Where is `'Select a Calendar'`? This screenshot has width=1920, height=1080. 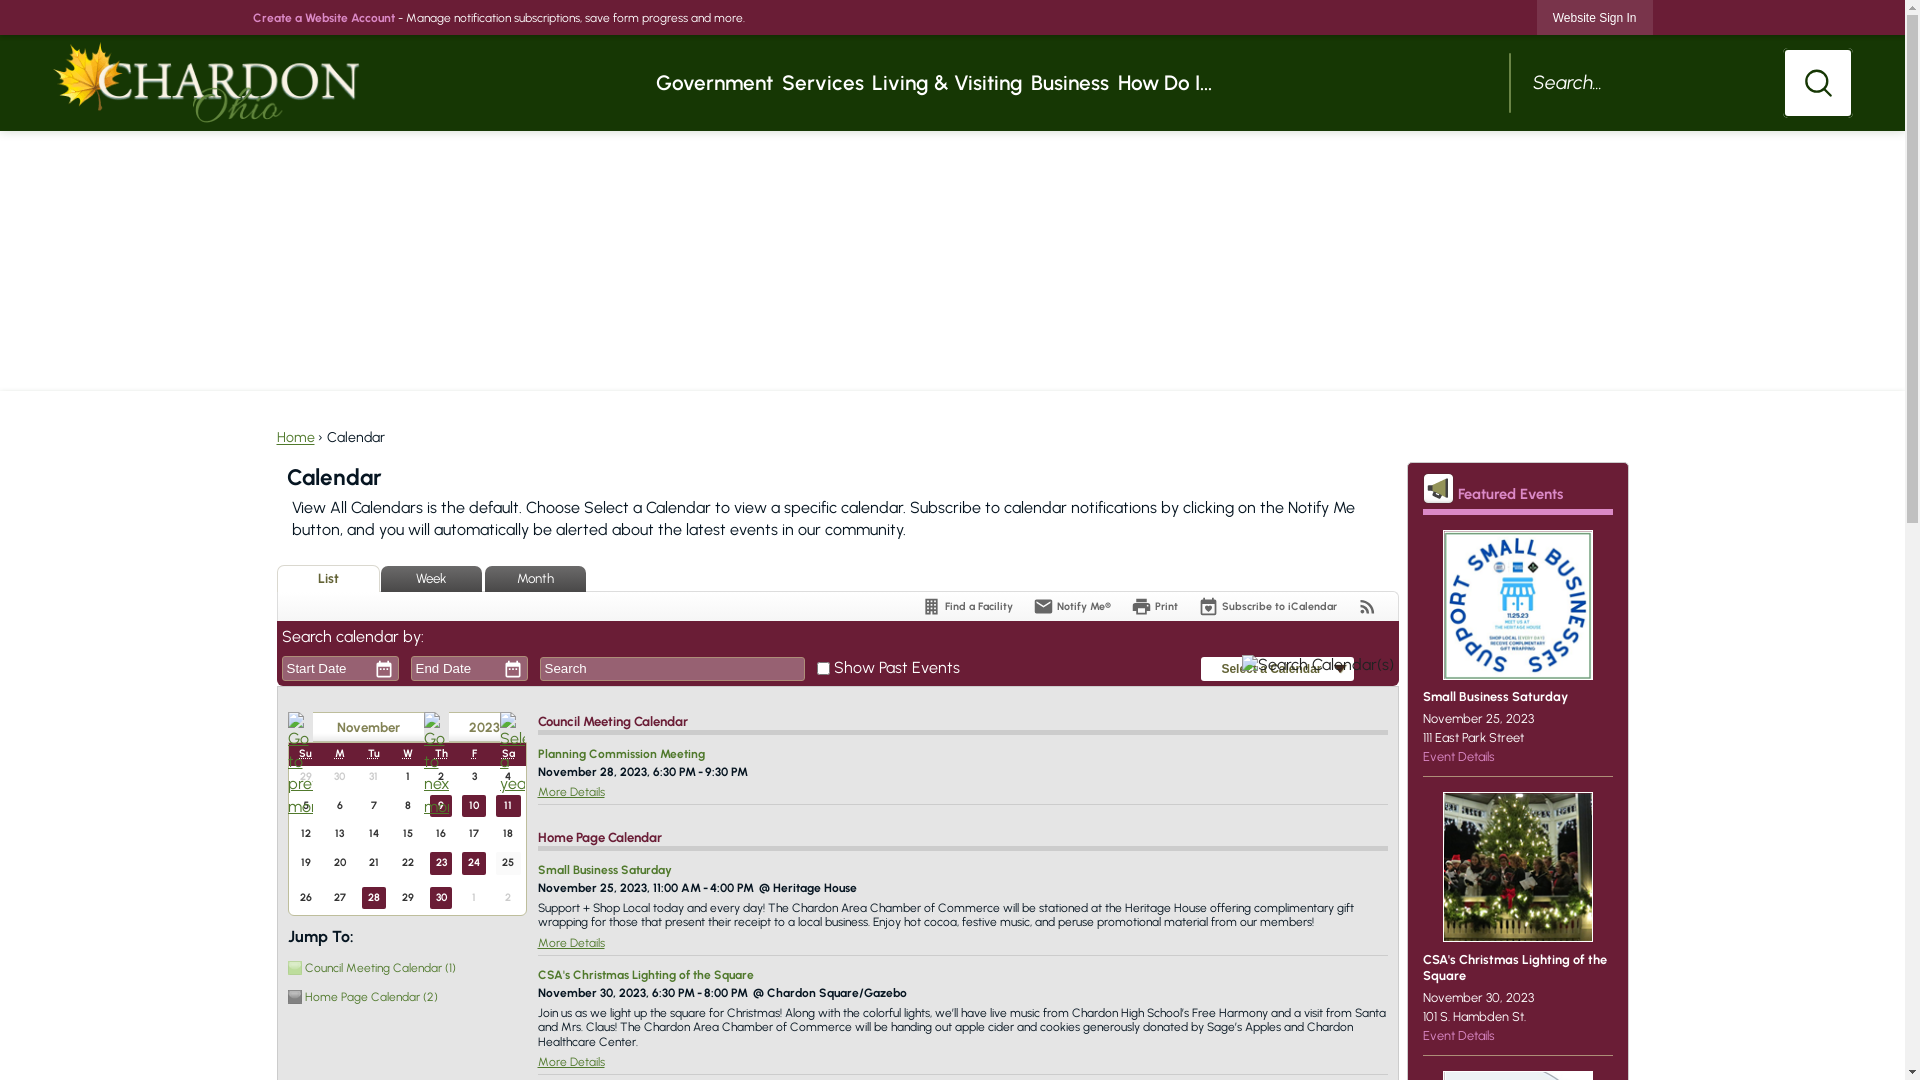 'Select a Calendar' is located at coordinates (1200, 669).